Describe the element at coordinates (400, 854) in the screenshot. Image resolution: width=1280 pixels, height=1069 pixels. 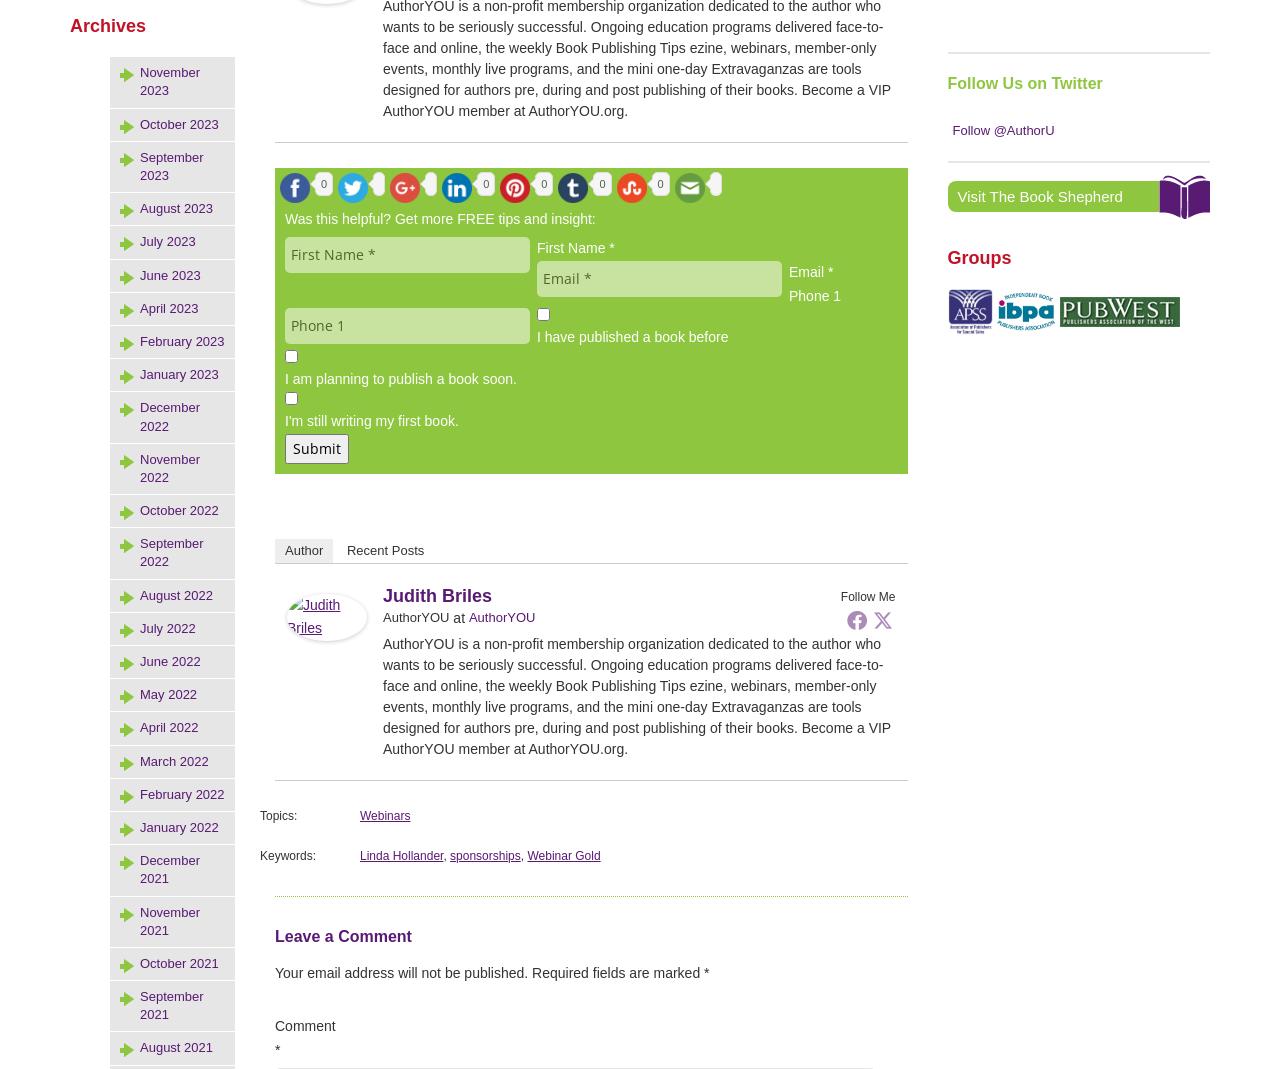
I see `'Linda Hollander'` at that location.